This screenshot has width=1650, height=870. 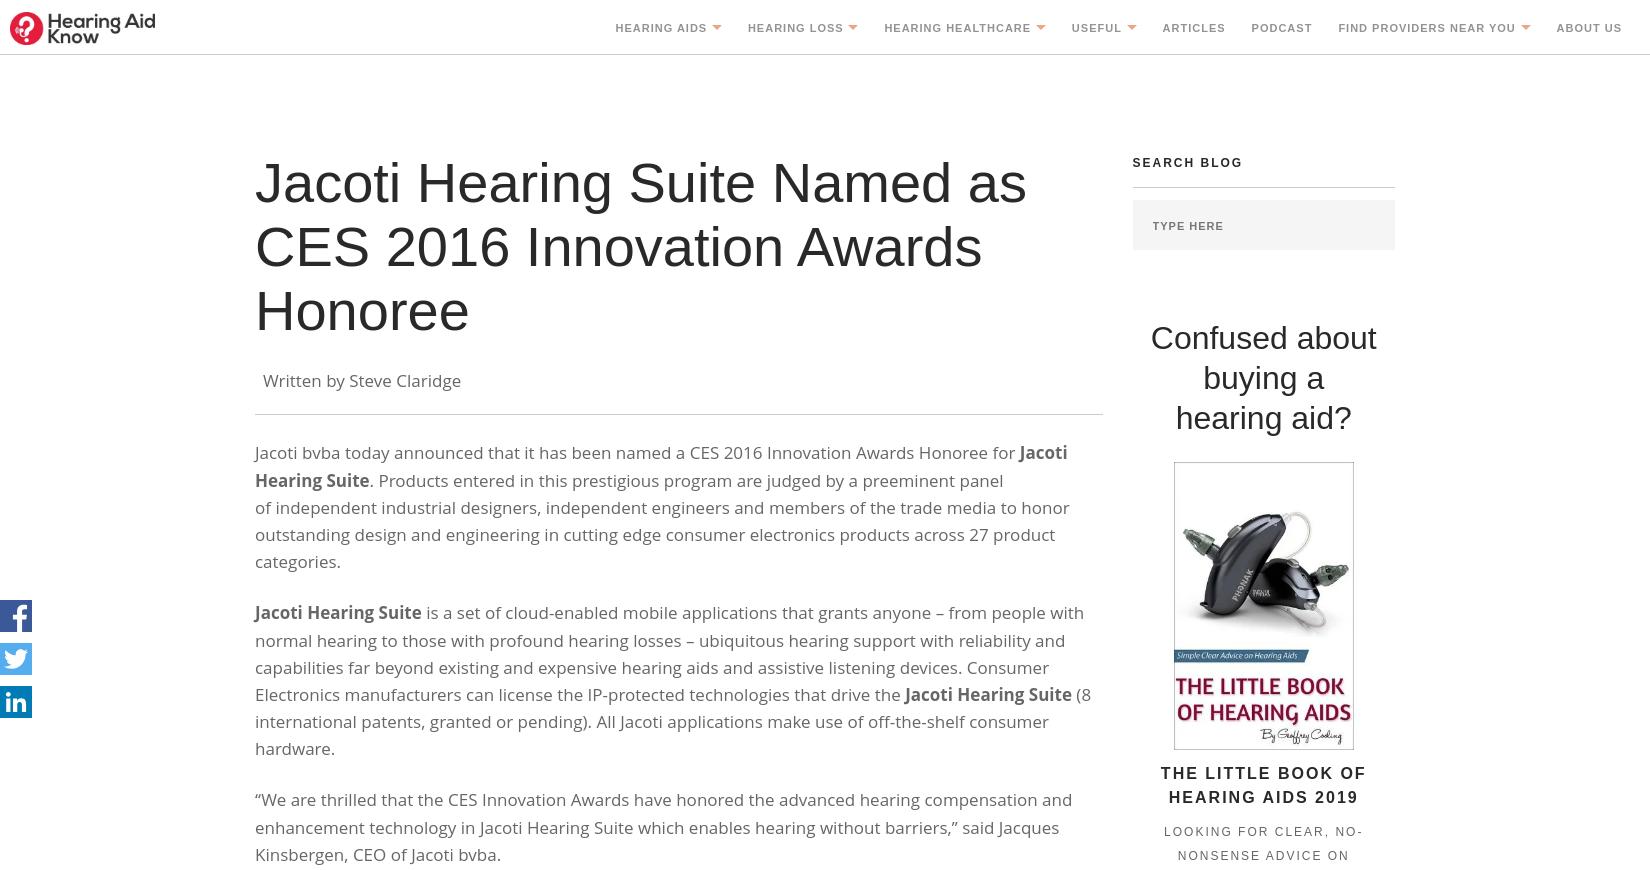 I want to click on 'Different Technologies', so click(x=688, y=256).